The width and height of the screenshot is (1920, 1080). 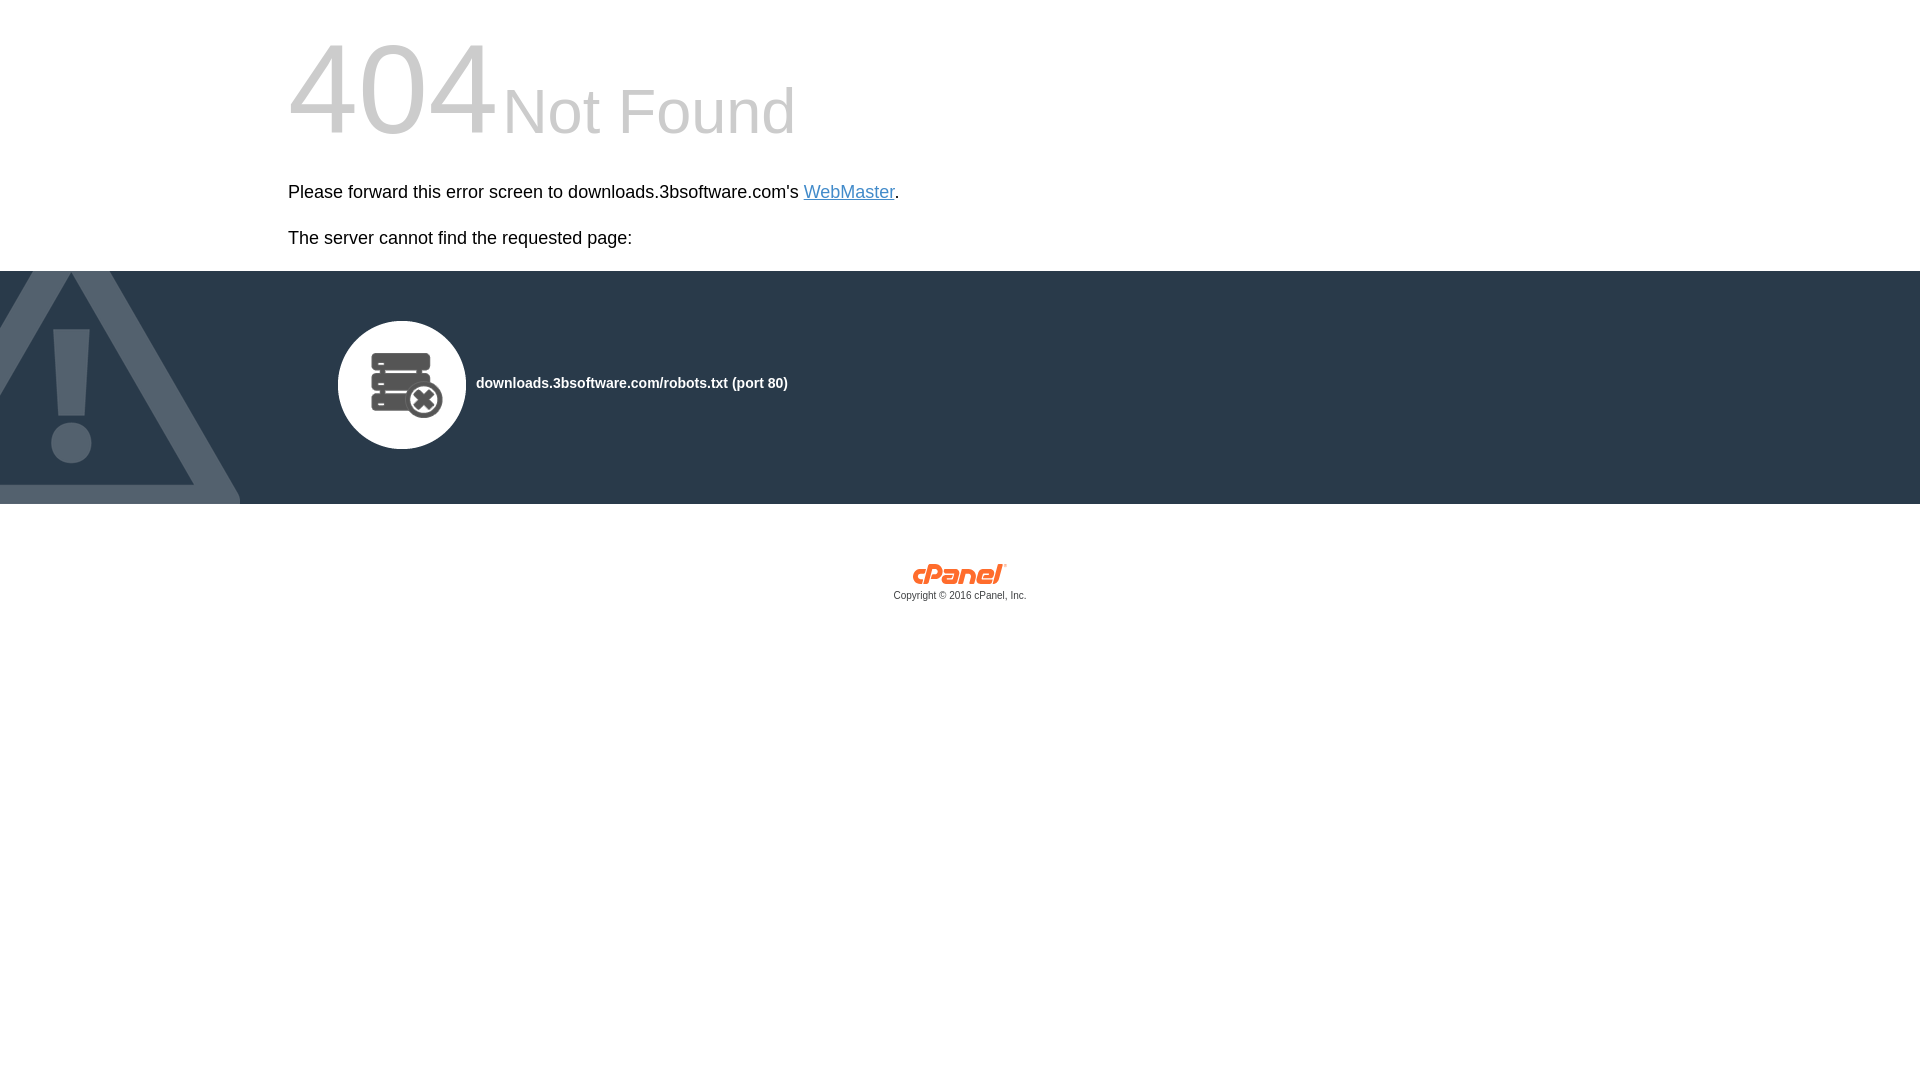 What do you see at coordinates (849, 192) in the screenshot?
I see `'WebMaster'` at bounding box center [849, 192].